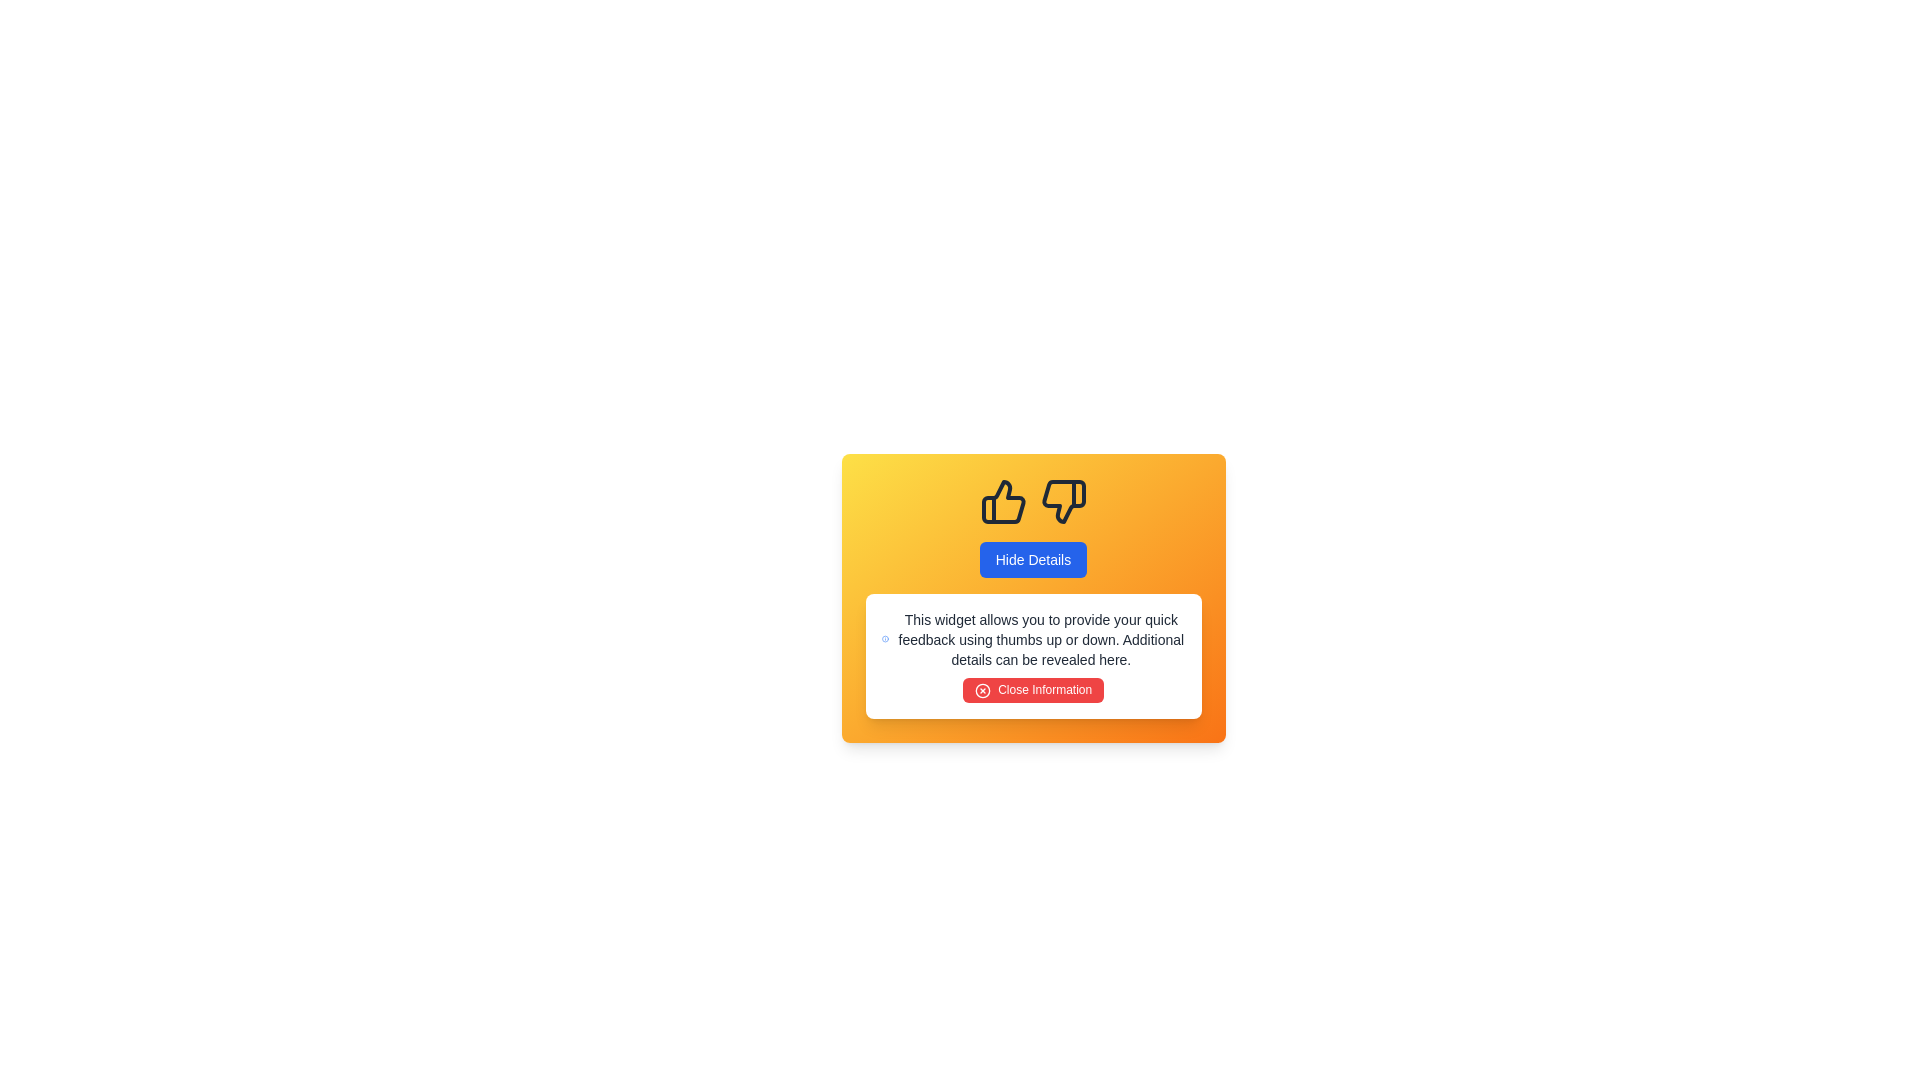  Describe the element at coordinates (1040, 640) in the screenshot. I see `textual description that provides quick feedback instructions, which is styled in small gray font and located below the thumbs icons and adjacent to the 'Hide Details' button` at that location.